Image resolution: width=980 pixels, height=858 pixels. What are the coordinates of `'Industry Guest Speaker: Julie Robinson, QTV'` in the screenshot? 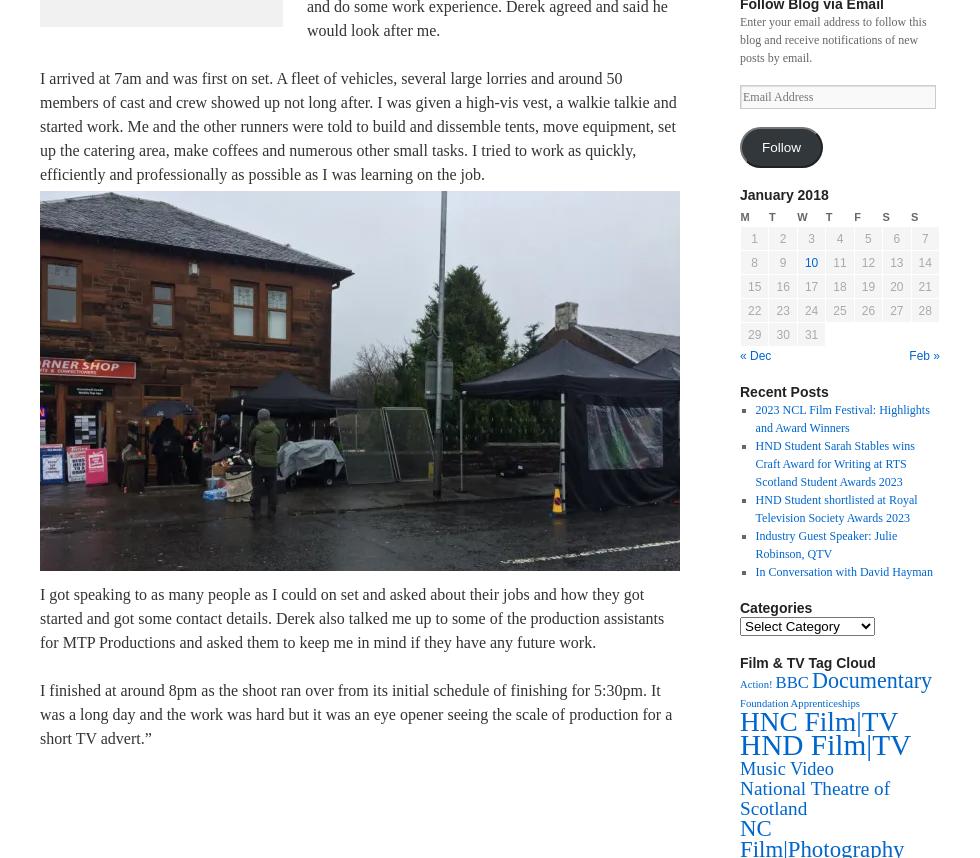 It's located at (826, 545).